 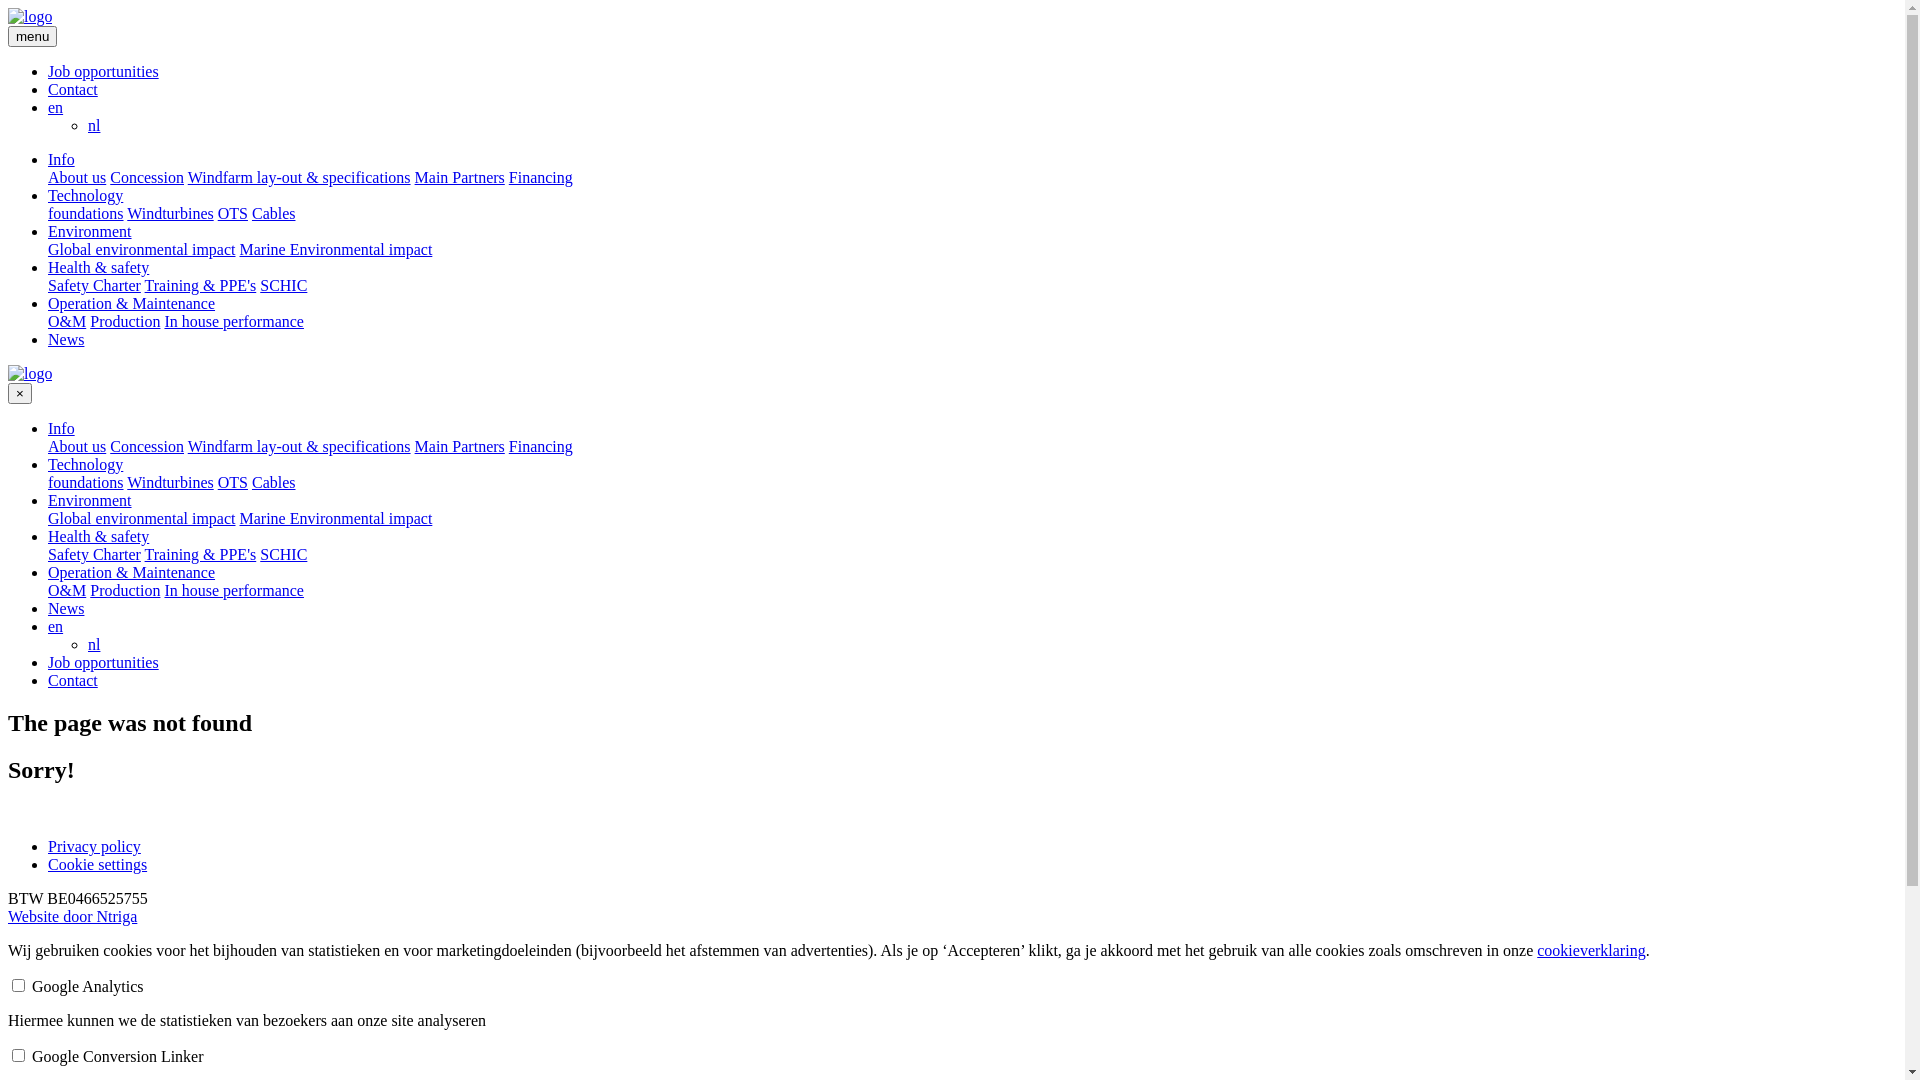 I want to click on 'Operation & Maintenance', so click(x=130, y=572).